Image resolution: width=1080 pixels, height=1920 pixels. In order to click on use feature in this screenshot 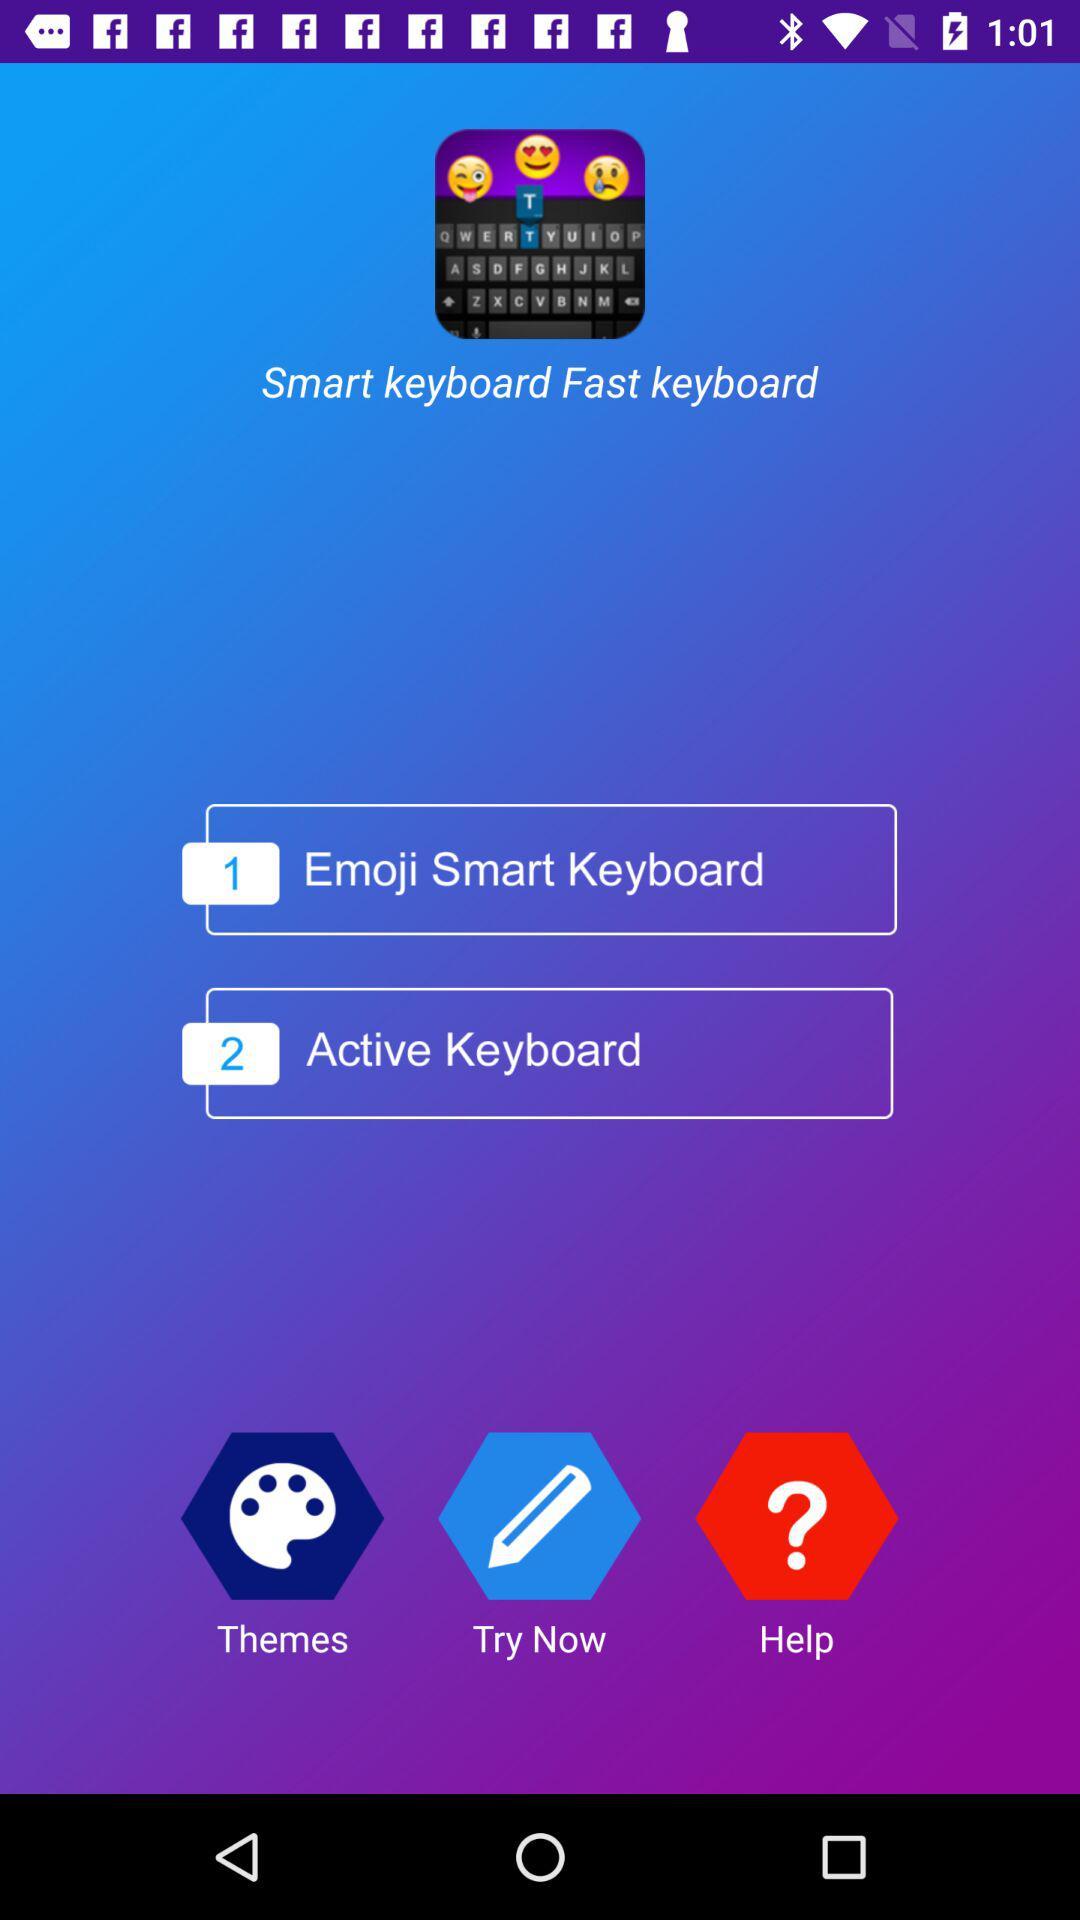, I will do `click(538, 1516)`.